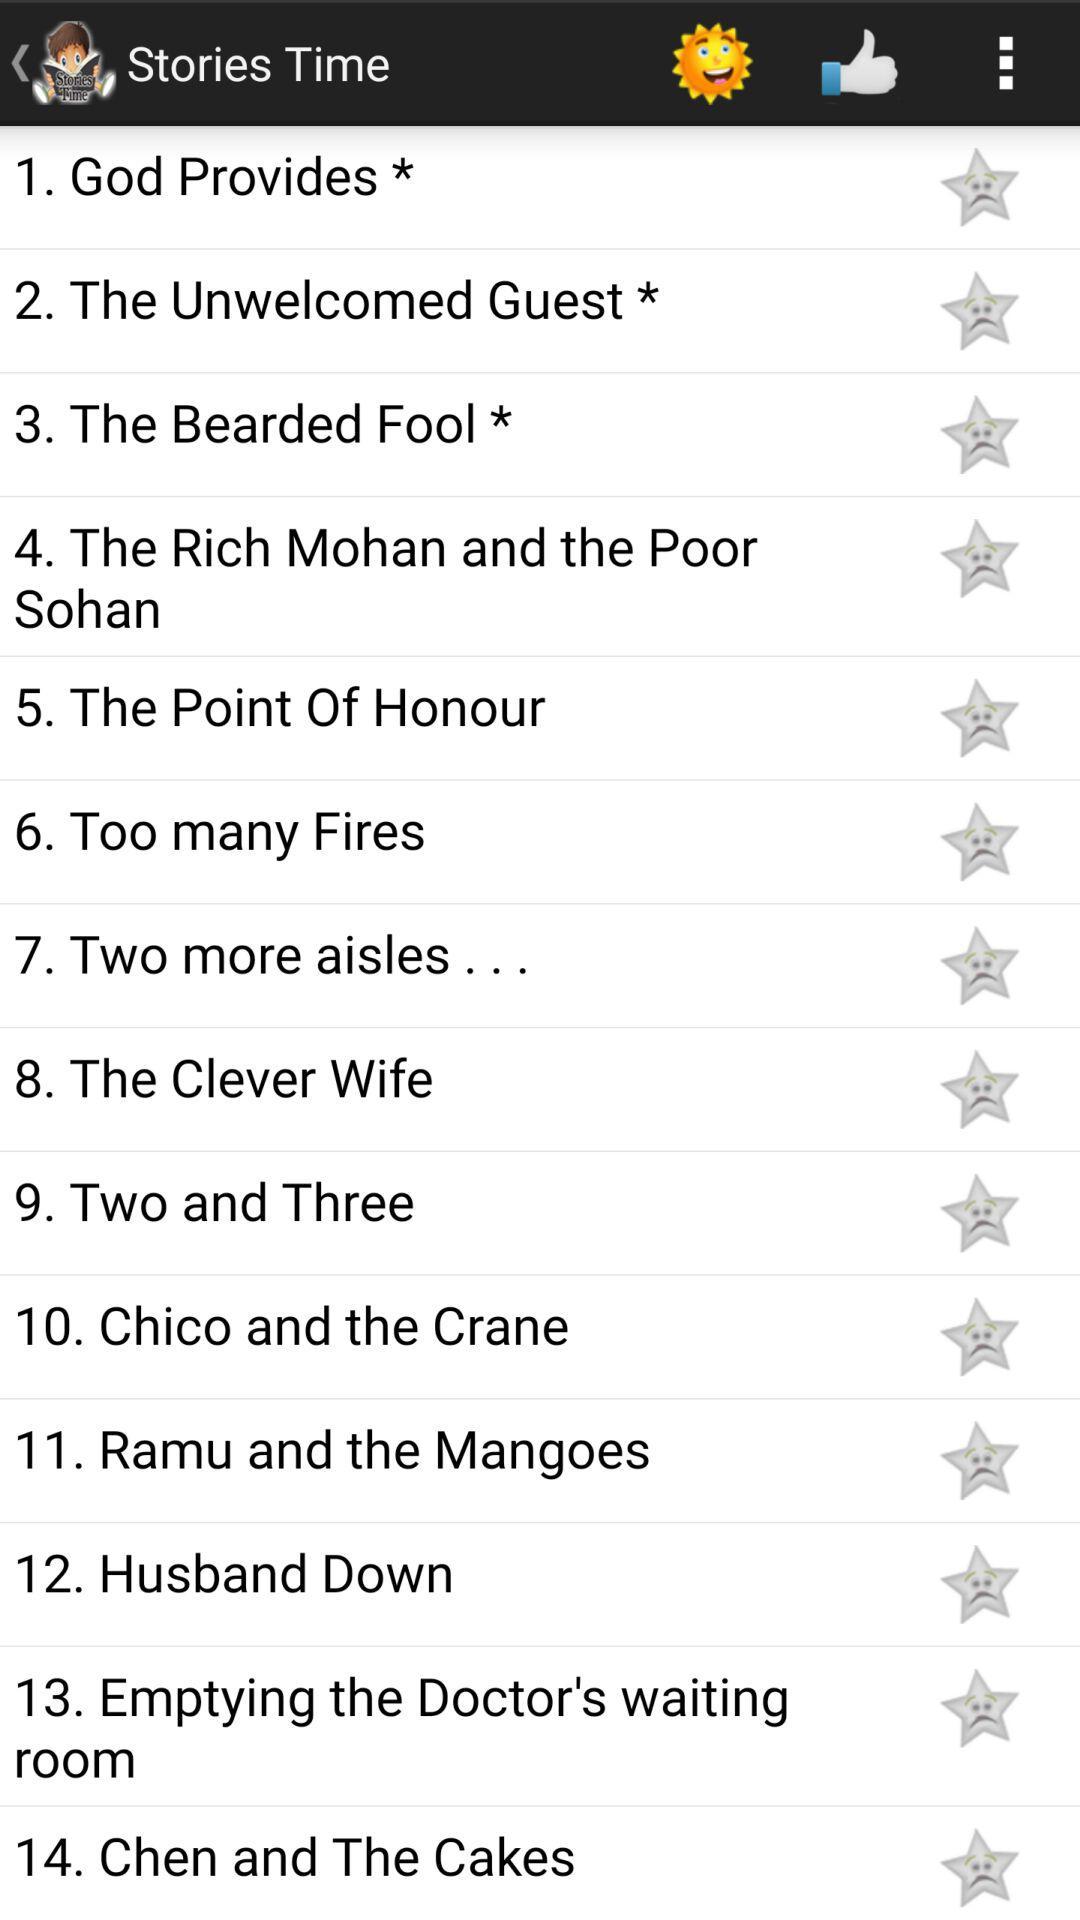 This screenshot has width=1080, height=1920. What do you see at coordinates (978, 1336) in the screenshot?
I see `like the image` at bounding box center [978, 1336].